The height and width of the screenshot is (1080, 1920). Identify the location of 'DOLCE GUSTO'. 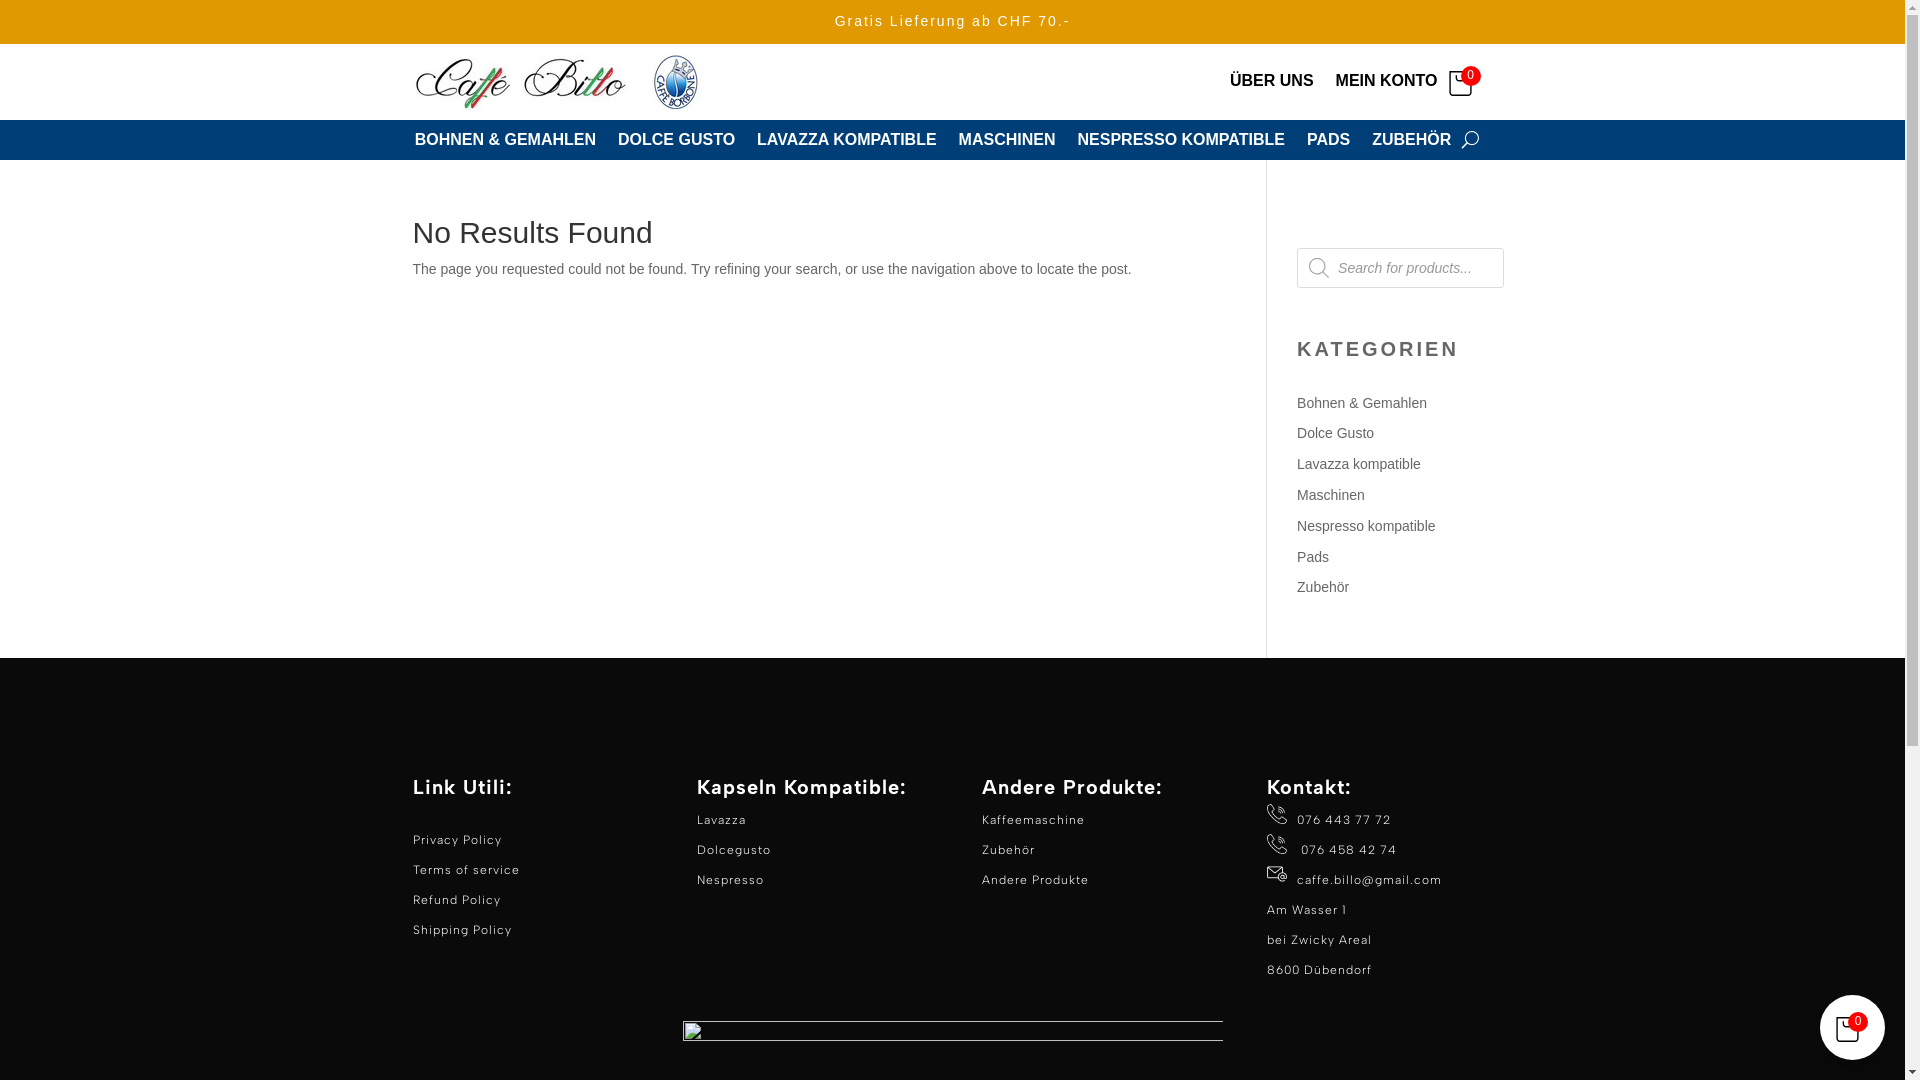
(617, 142).